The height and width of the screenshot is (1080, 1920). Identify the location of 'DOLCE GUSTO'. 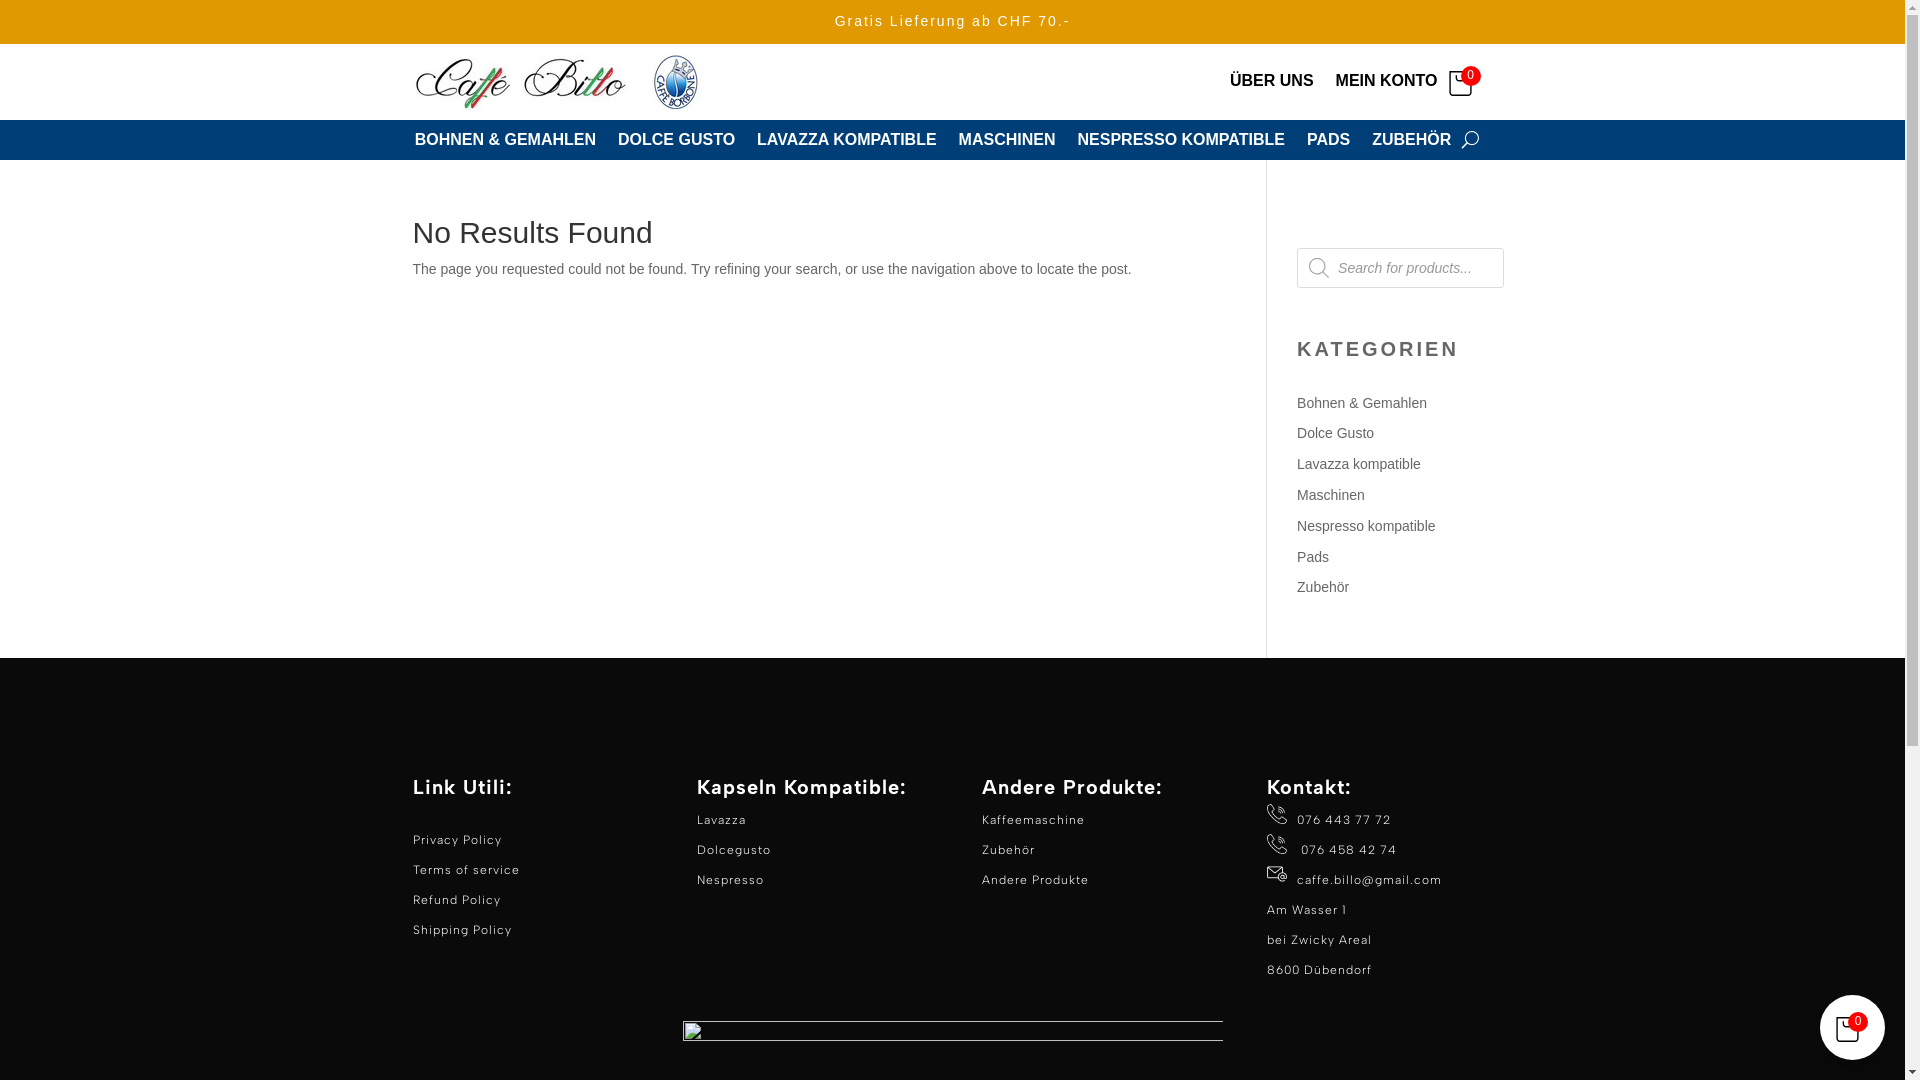
(617, 142).